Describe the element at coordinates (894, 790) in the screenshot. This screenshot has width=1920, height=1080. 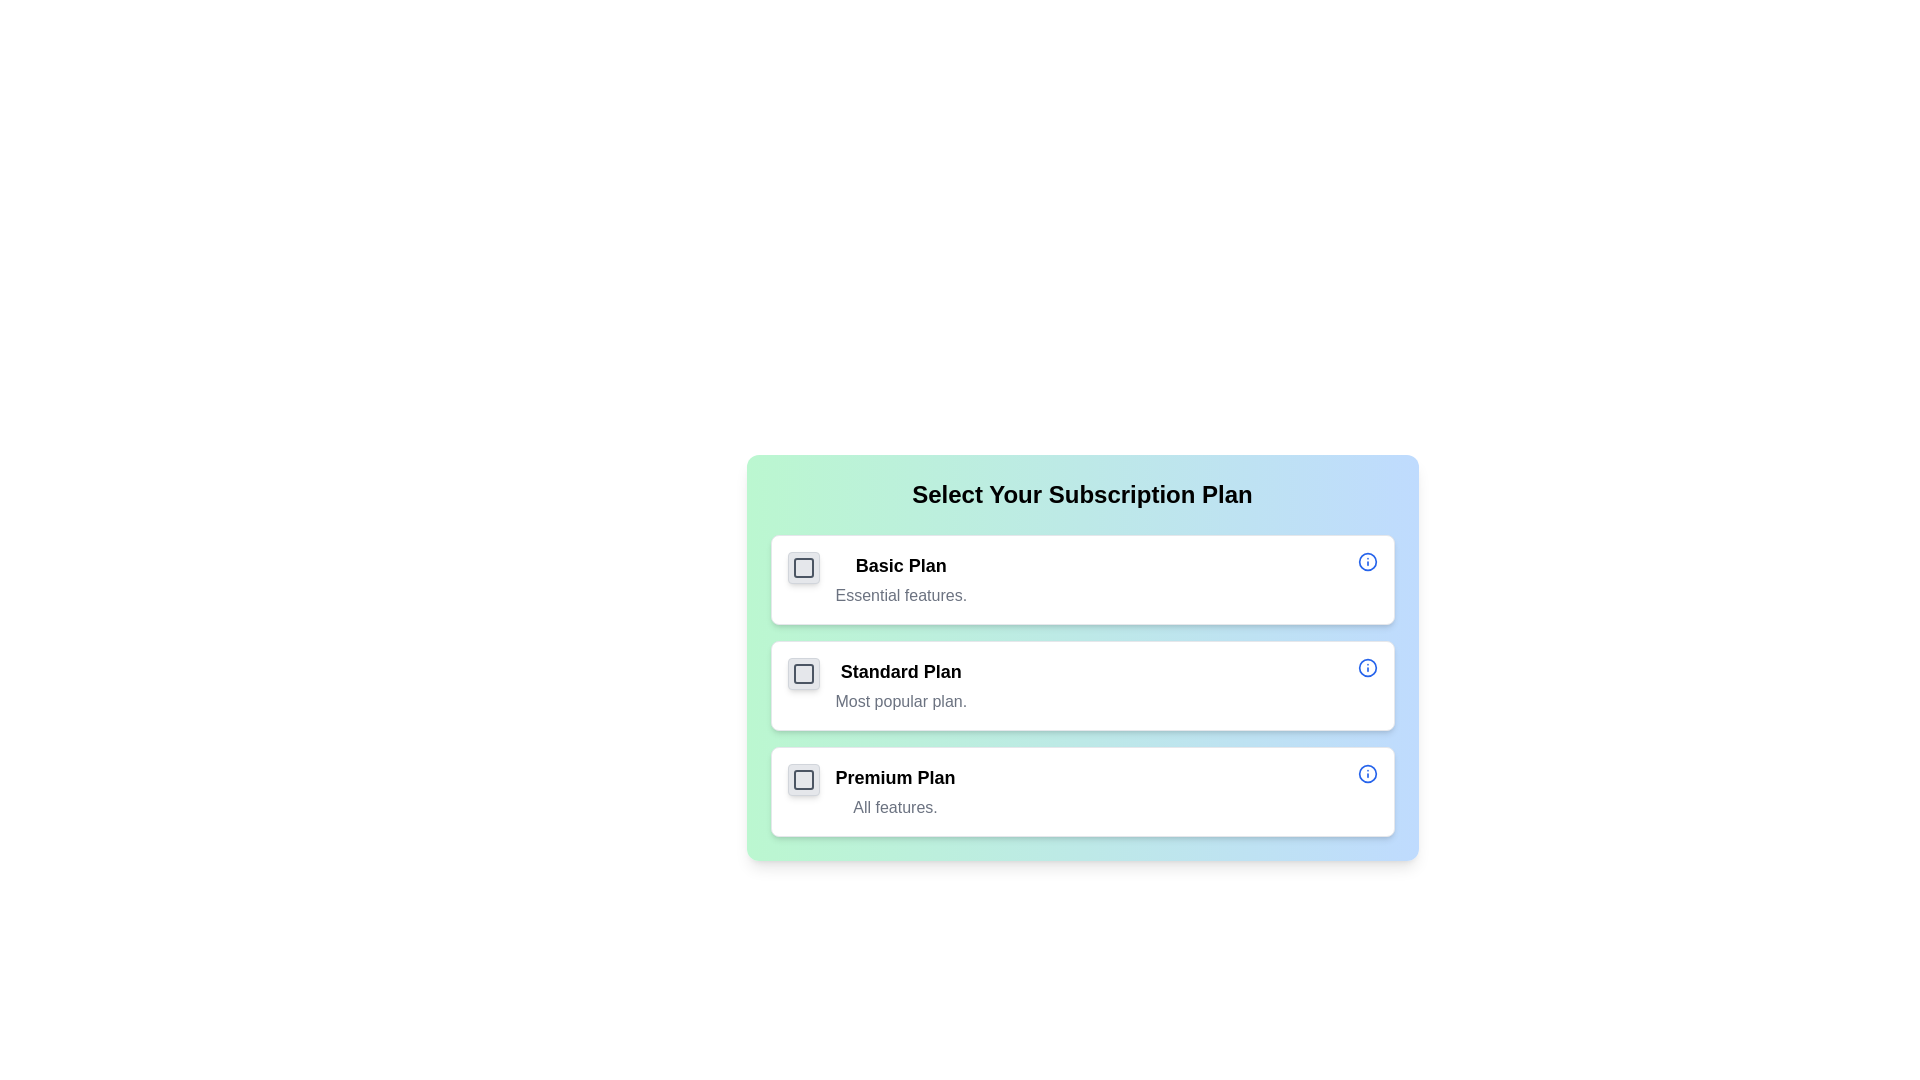
I see `the 'Premium Plan' text label, which features a bold title and a smaller description, located in the third card of the subscription options section` at that location.